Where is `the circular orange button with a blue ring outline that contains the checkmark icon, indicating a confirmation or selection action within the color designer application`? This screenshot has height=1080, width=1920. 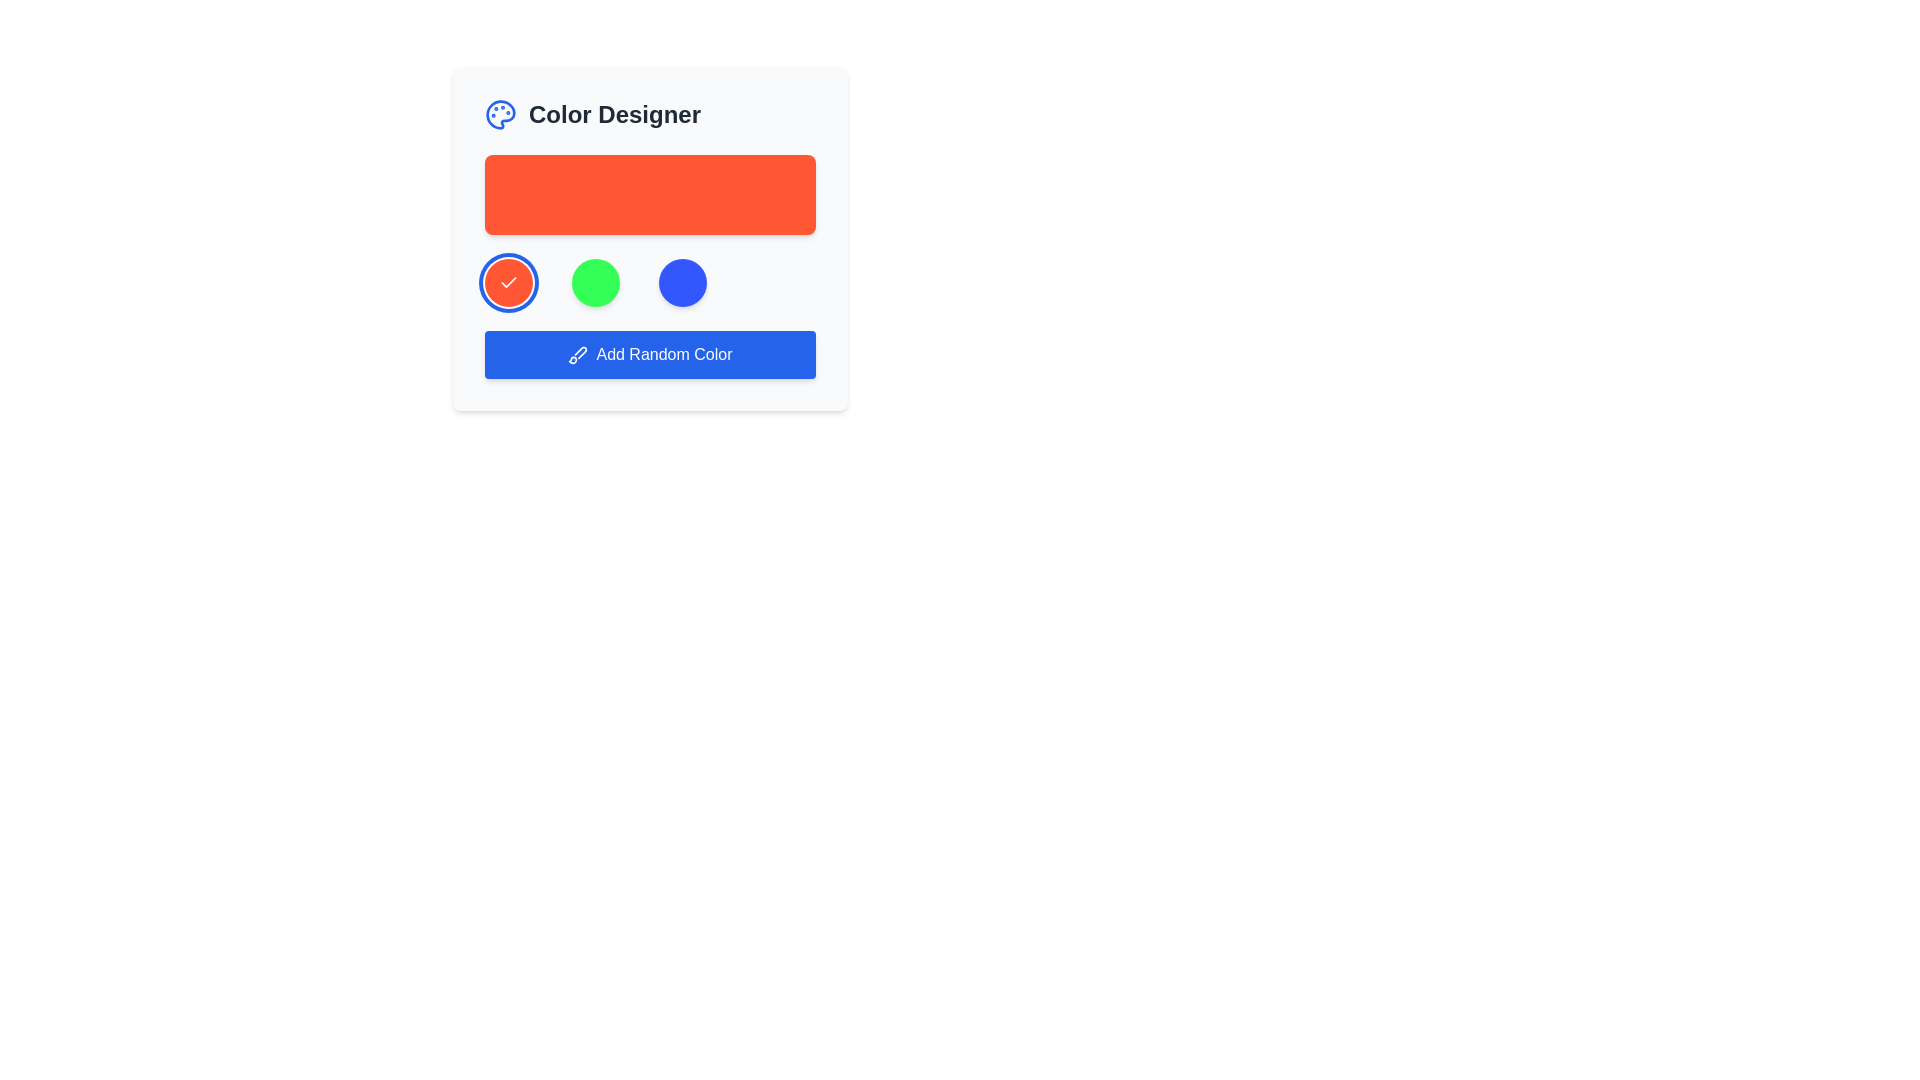
the circular orange button with a blue ring outline that contains the checkmark icon, indicating a confirmation or selection action within the color designer application is located at coordinates (508, 282).